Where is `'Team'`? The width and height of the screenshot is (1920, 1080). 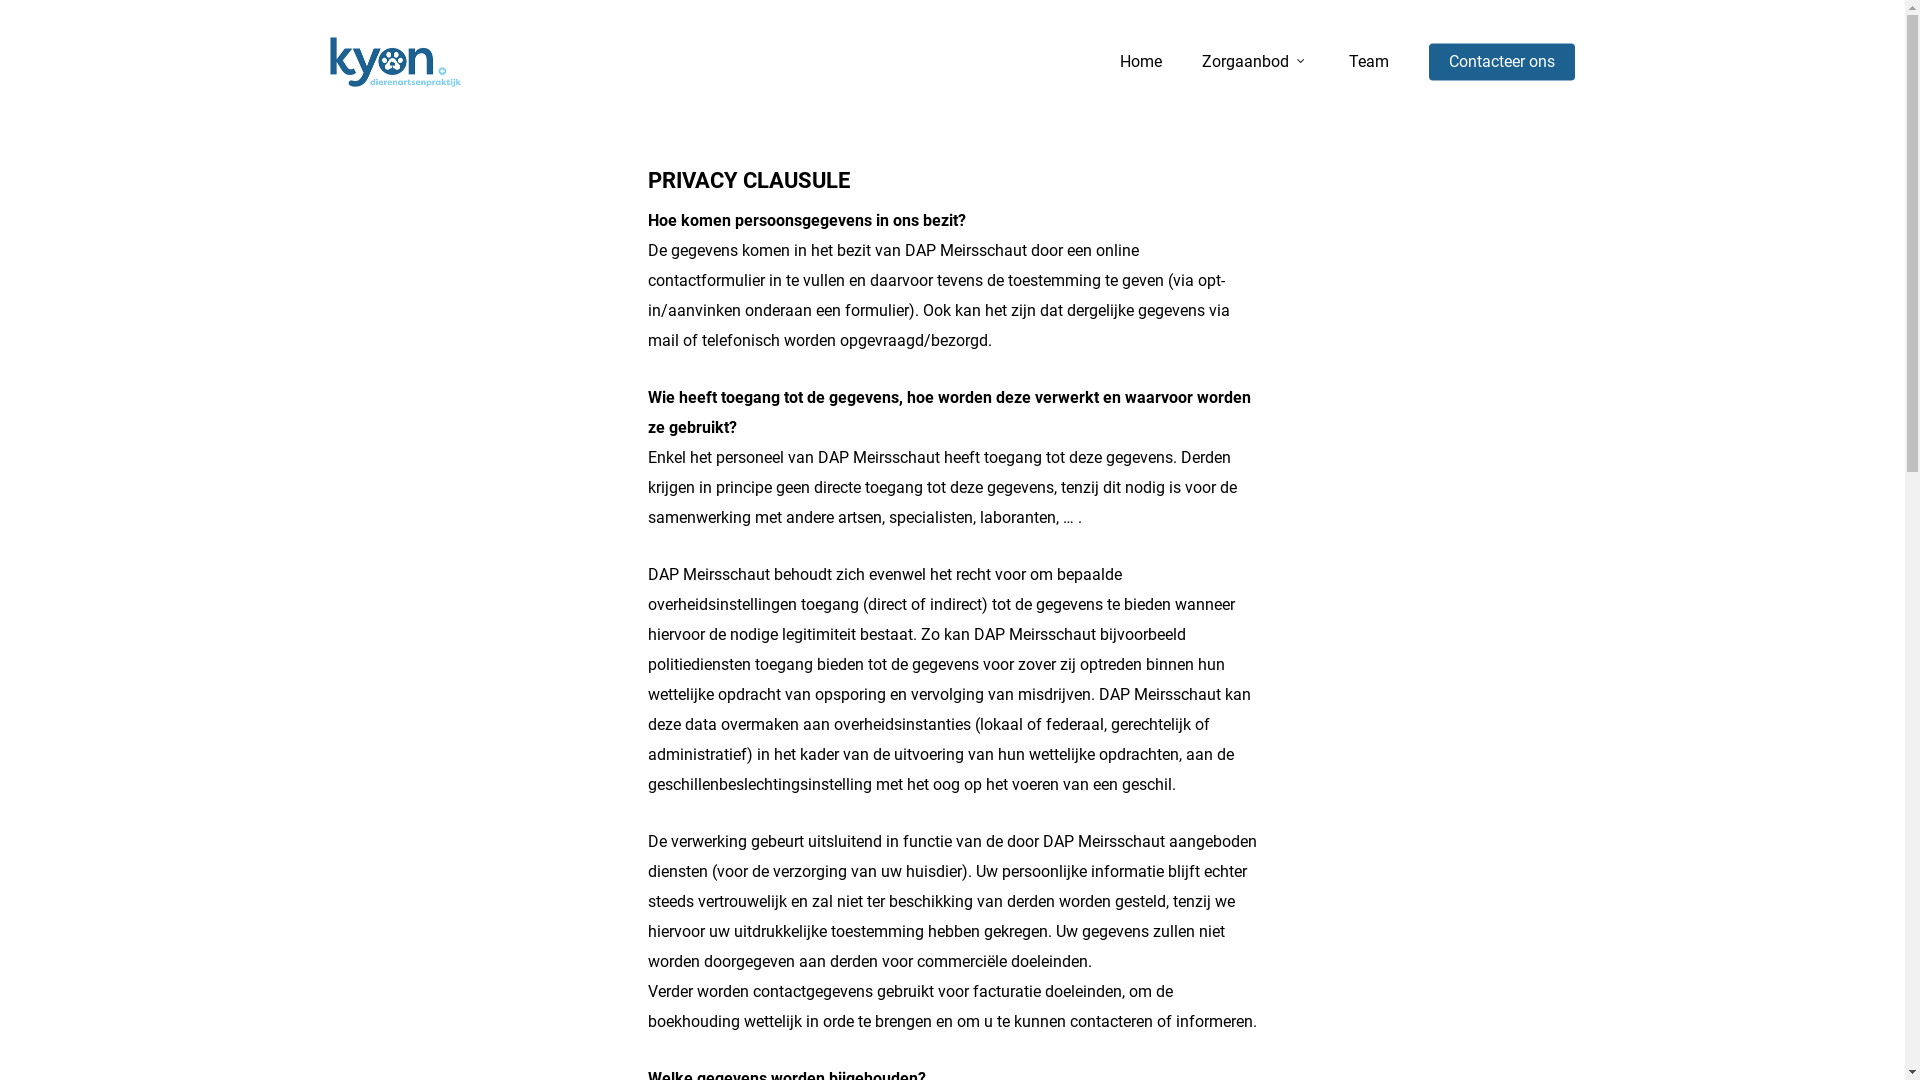 'Team' is located at coordinates (1367, 60).